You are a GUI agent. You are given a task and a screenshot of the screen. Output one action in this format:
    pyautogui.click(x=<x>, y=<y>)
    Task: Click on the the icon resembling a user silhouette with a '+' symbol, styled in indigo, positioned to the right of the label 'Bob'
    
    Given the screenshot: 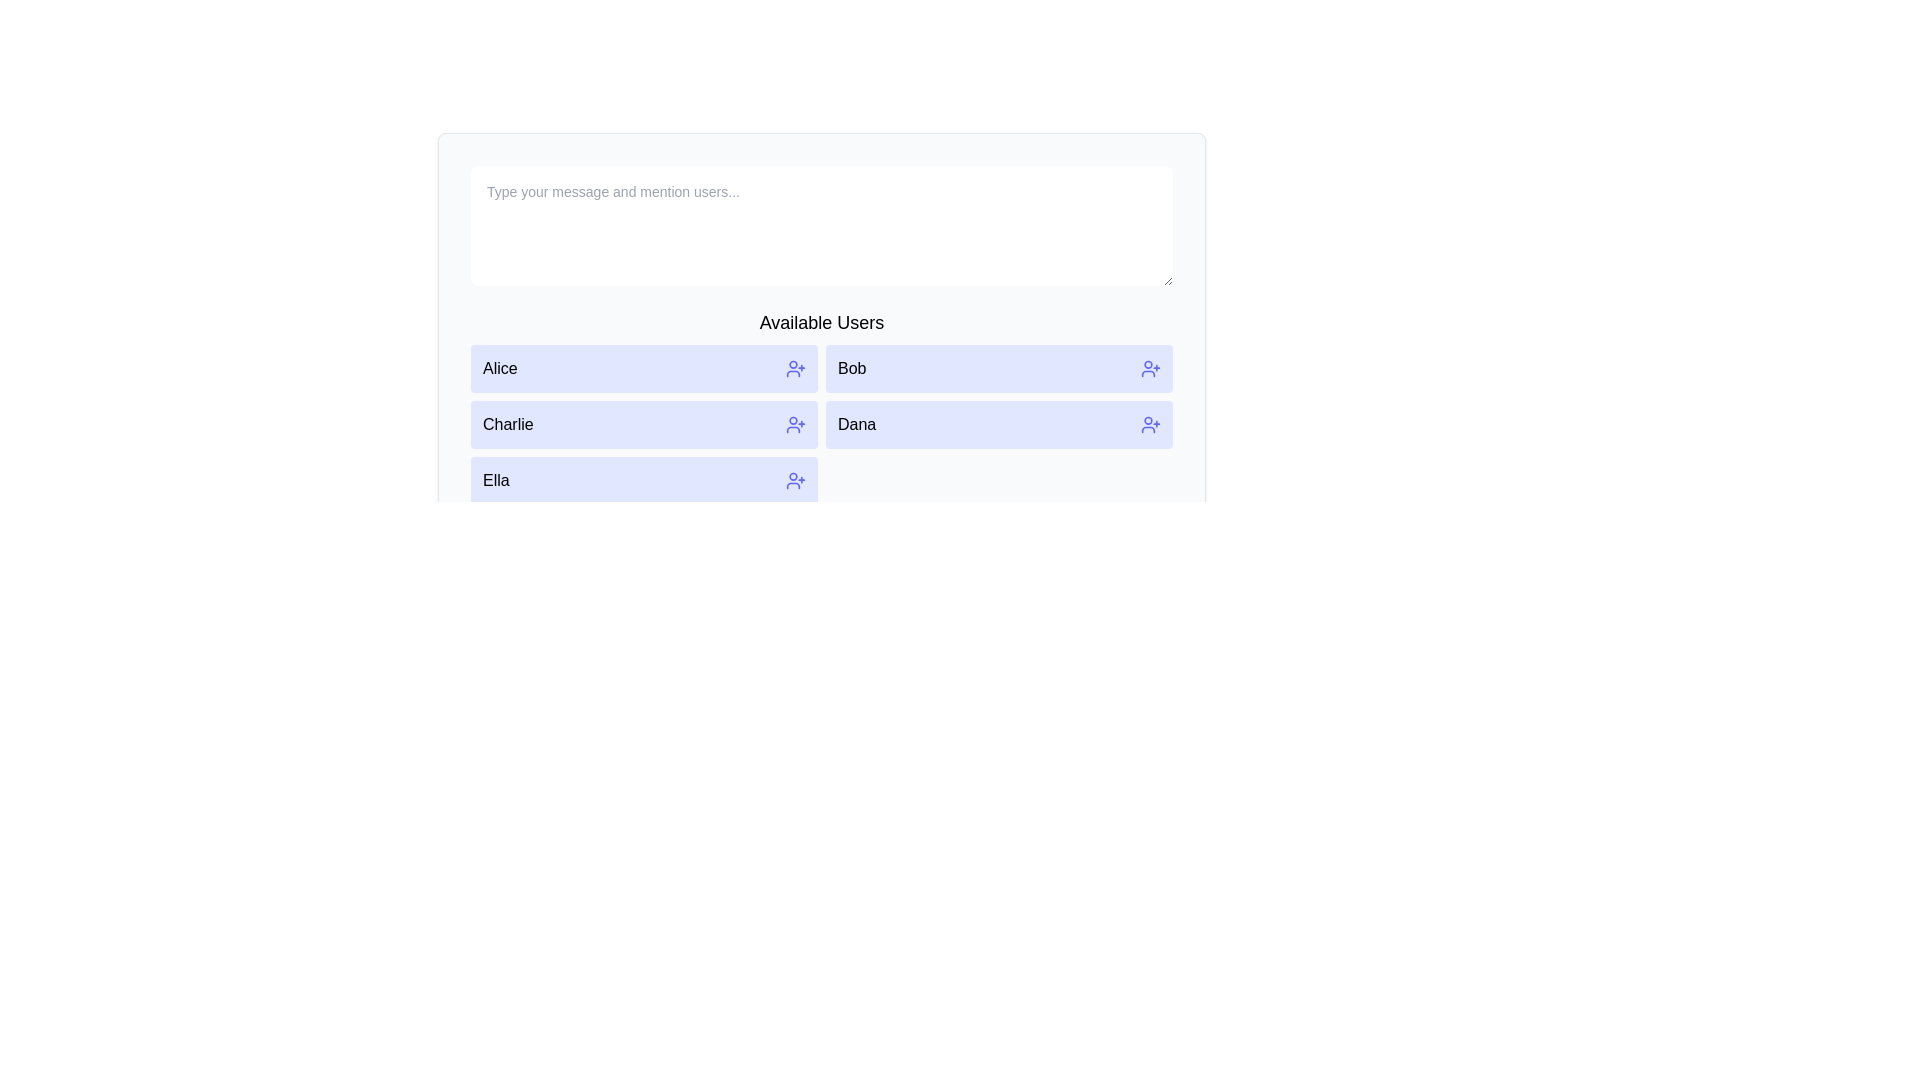 What is the action you would take?
    pyautogui.click(x=1151, y=369)
    